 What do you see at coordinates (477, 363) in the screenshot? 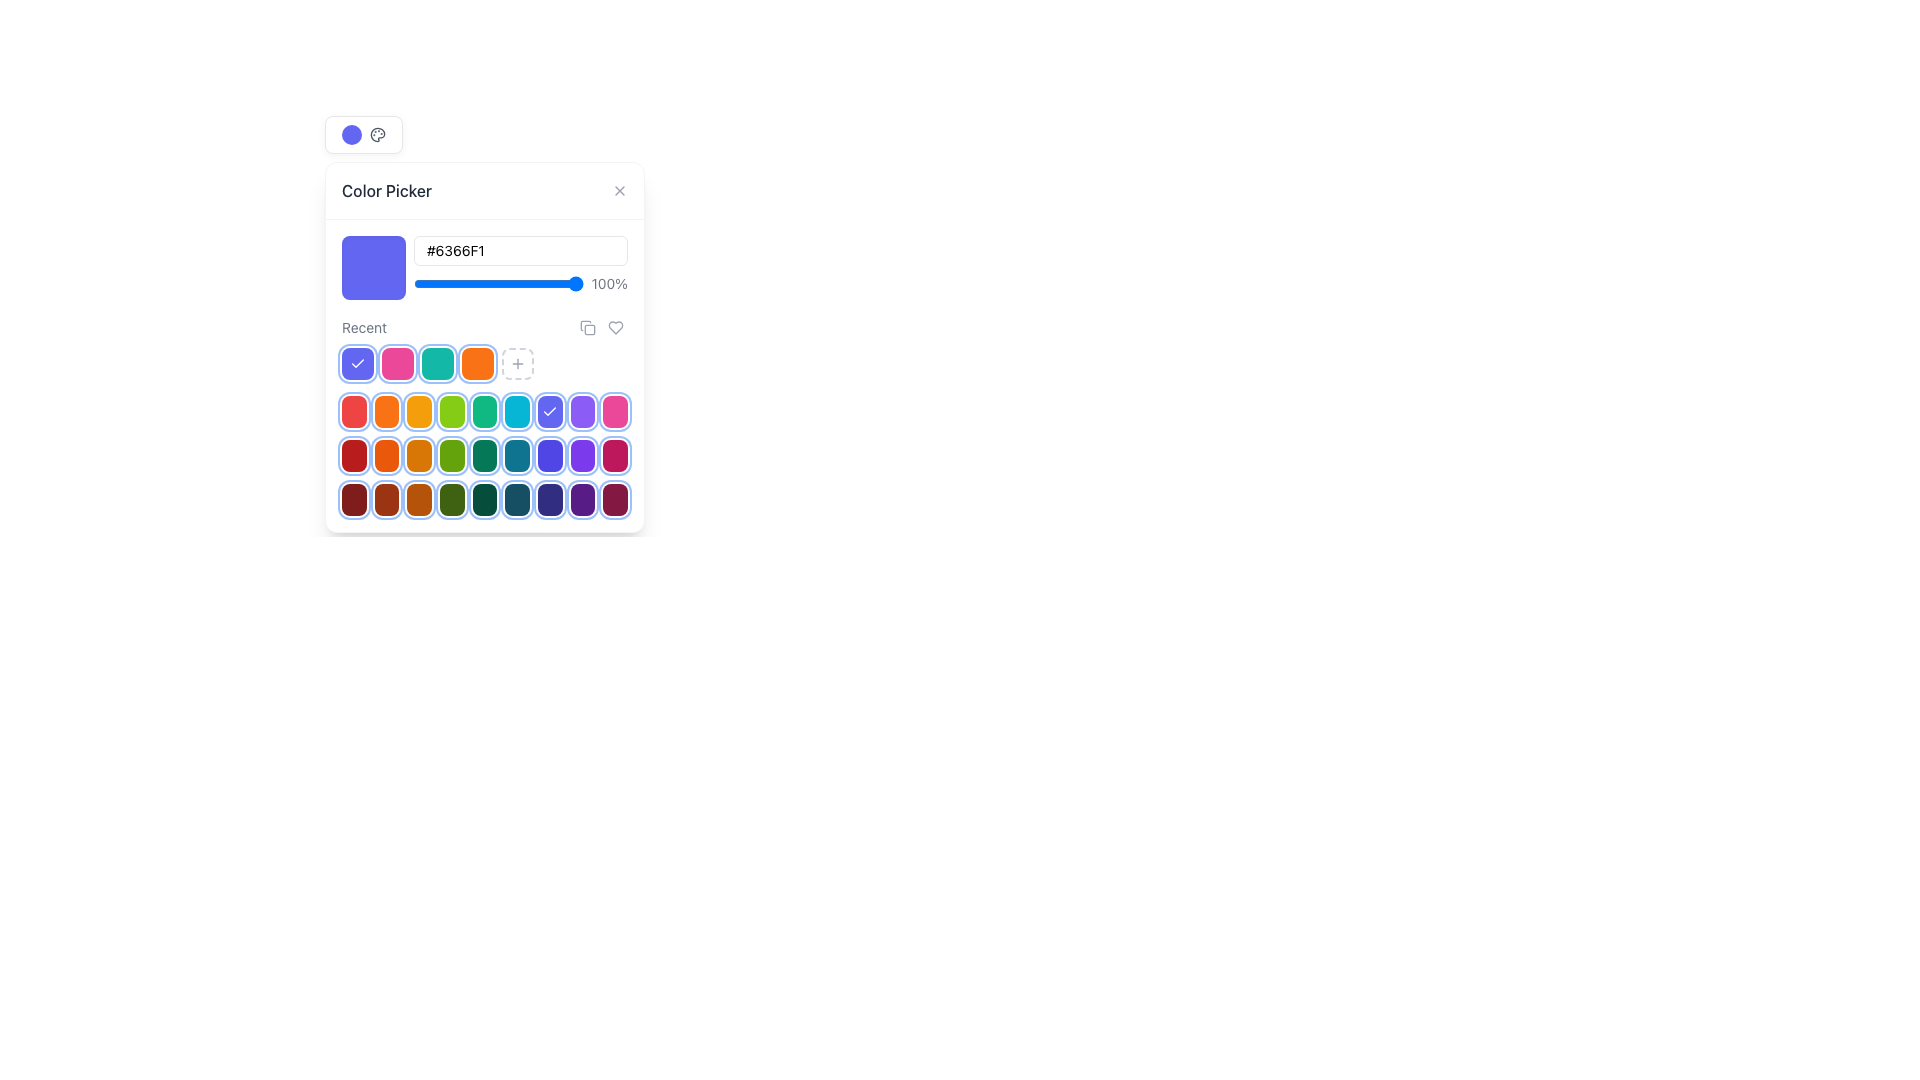
I see `the orange color selection button located in the 'Recent' section of the Color Picker interface, which is the sixth button in the horizontal list of recent colors` at bounding box center [477, 363].